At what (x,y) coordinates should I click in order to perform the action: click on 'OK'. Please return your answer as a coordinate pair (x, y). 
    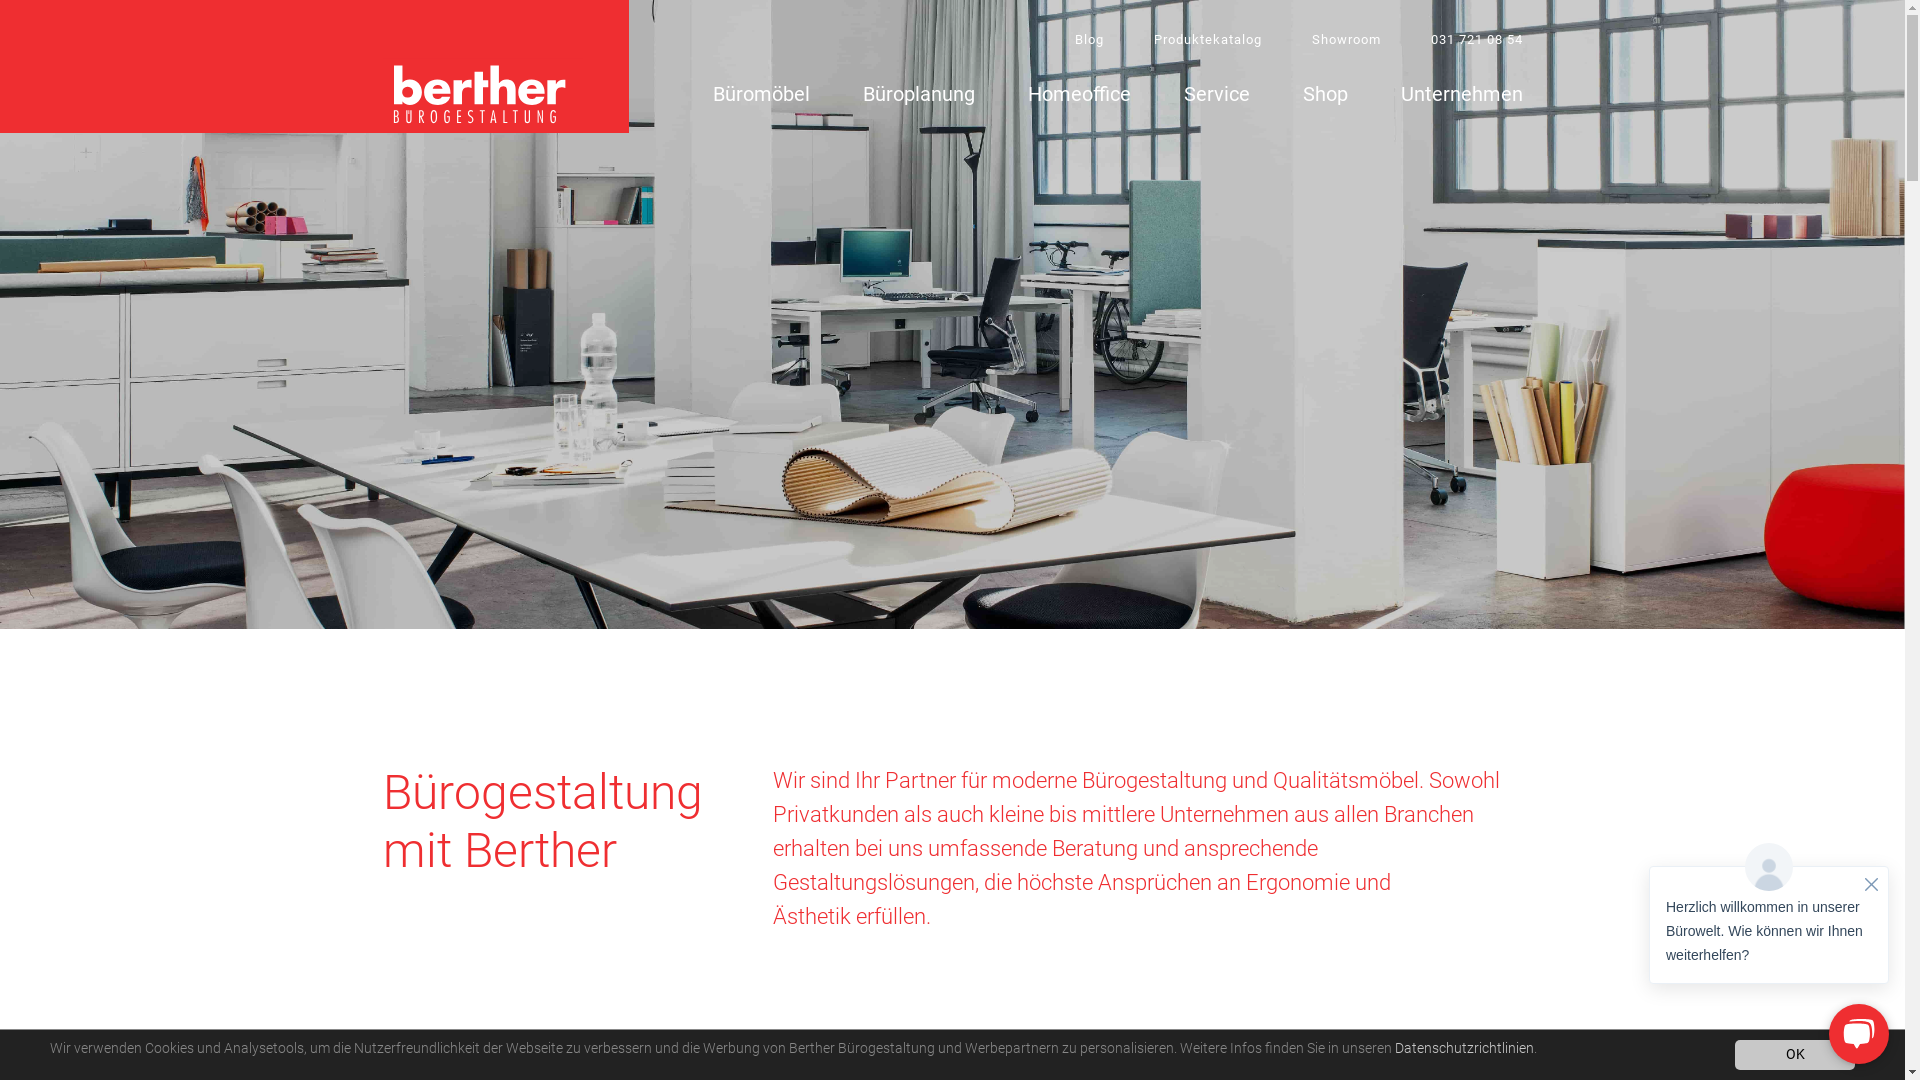
    Looking at the image, I should click on (1795, 1054).